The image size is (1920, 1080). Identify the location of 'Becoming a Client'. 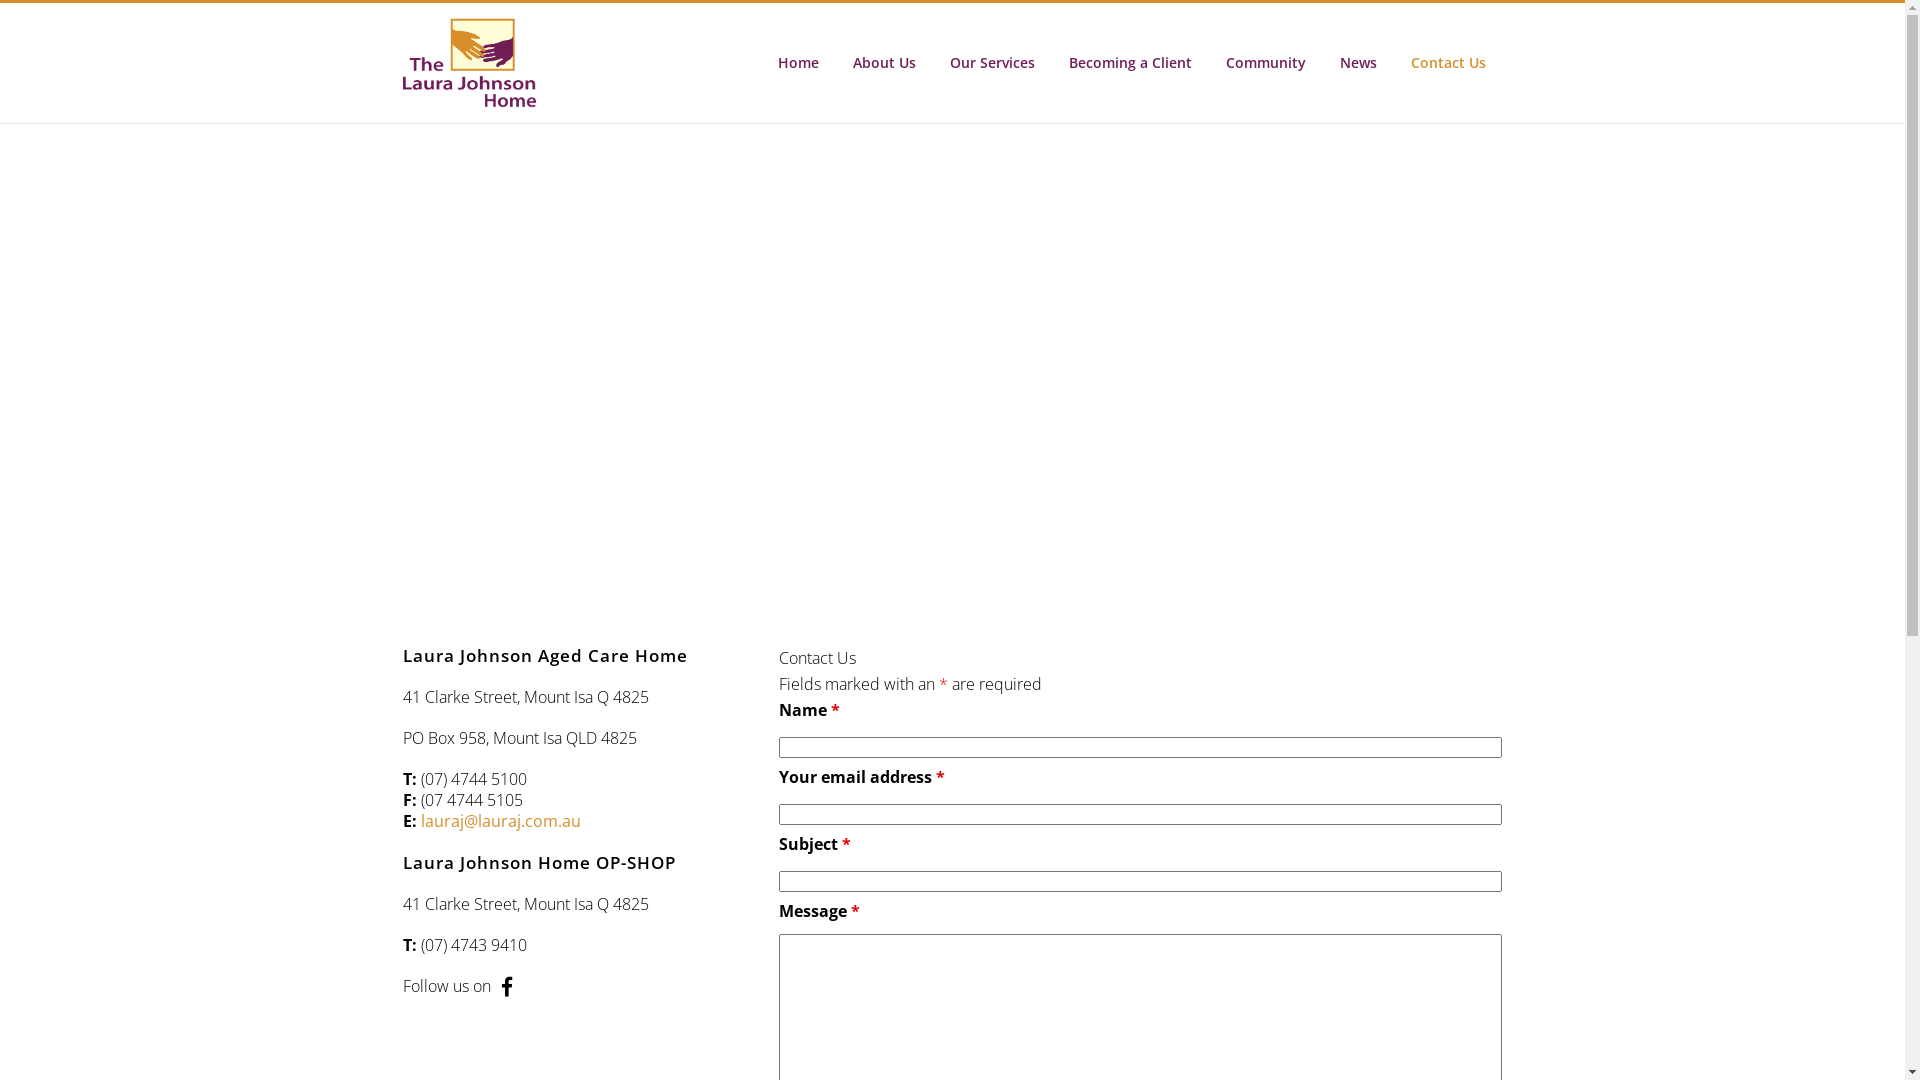
(1096, 748).